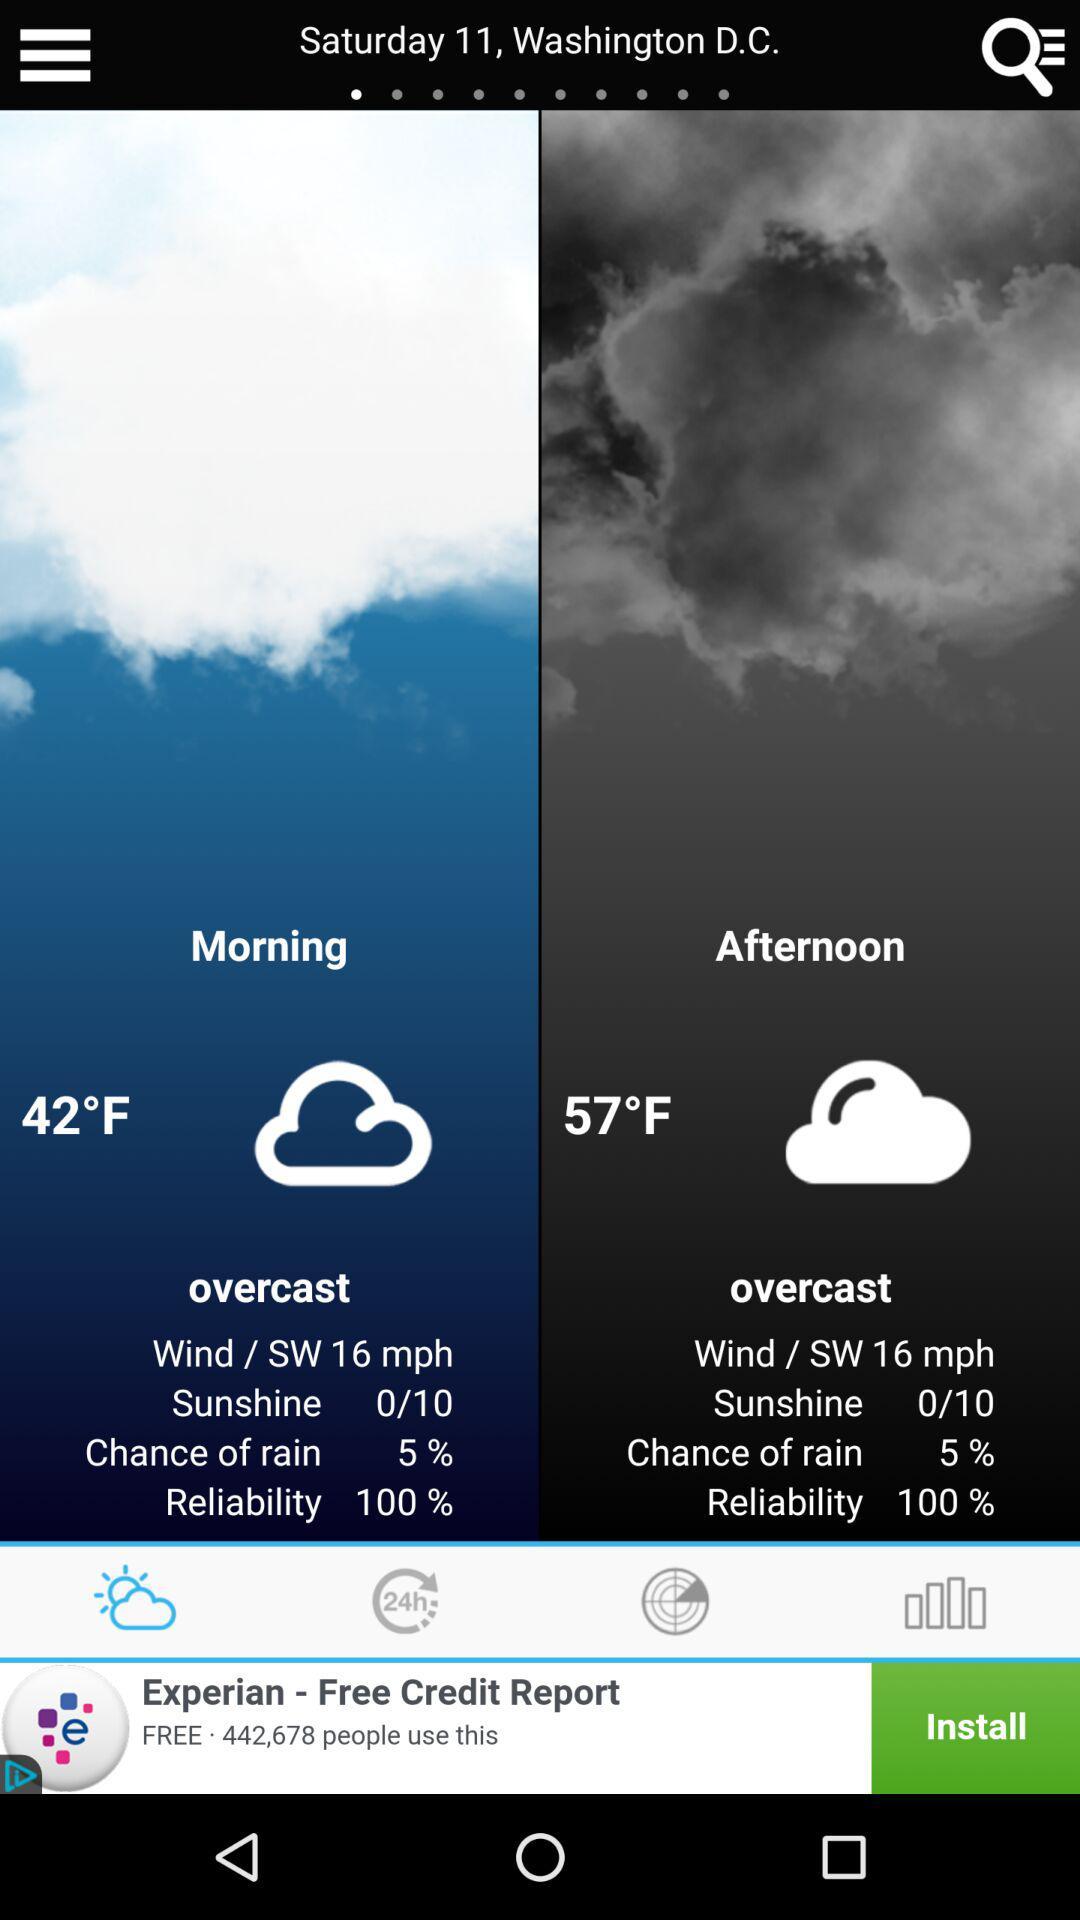 This screenshot has width=1080, height=1920. I want to click on location search, so click(1024, 55).